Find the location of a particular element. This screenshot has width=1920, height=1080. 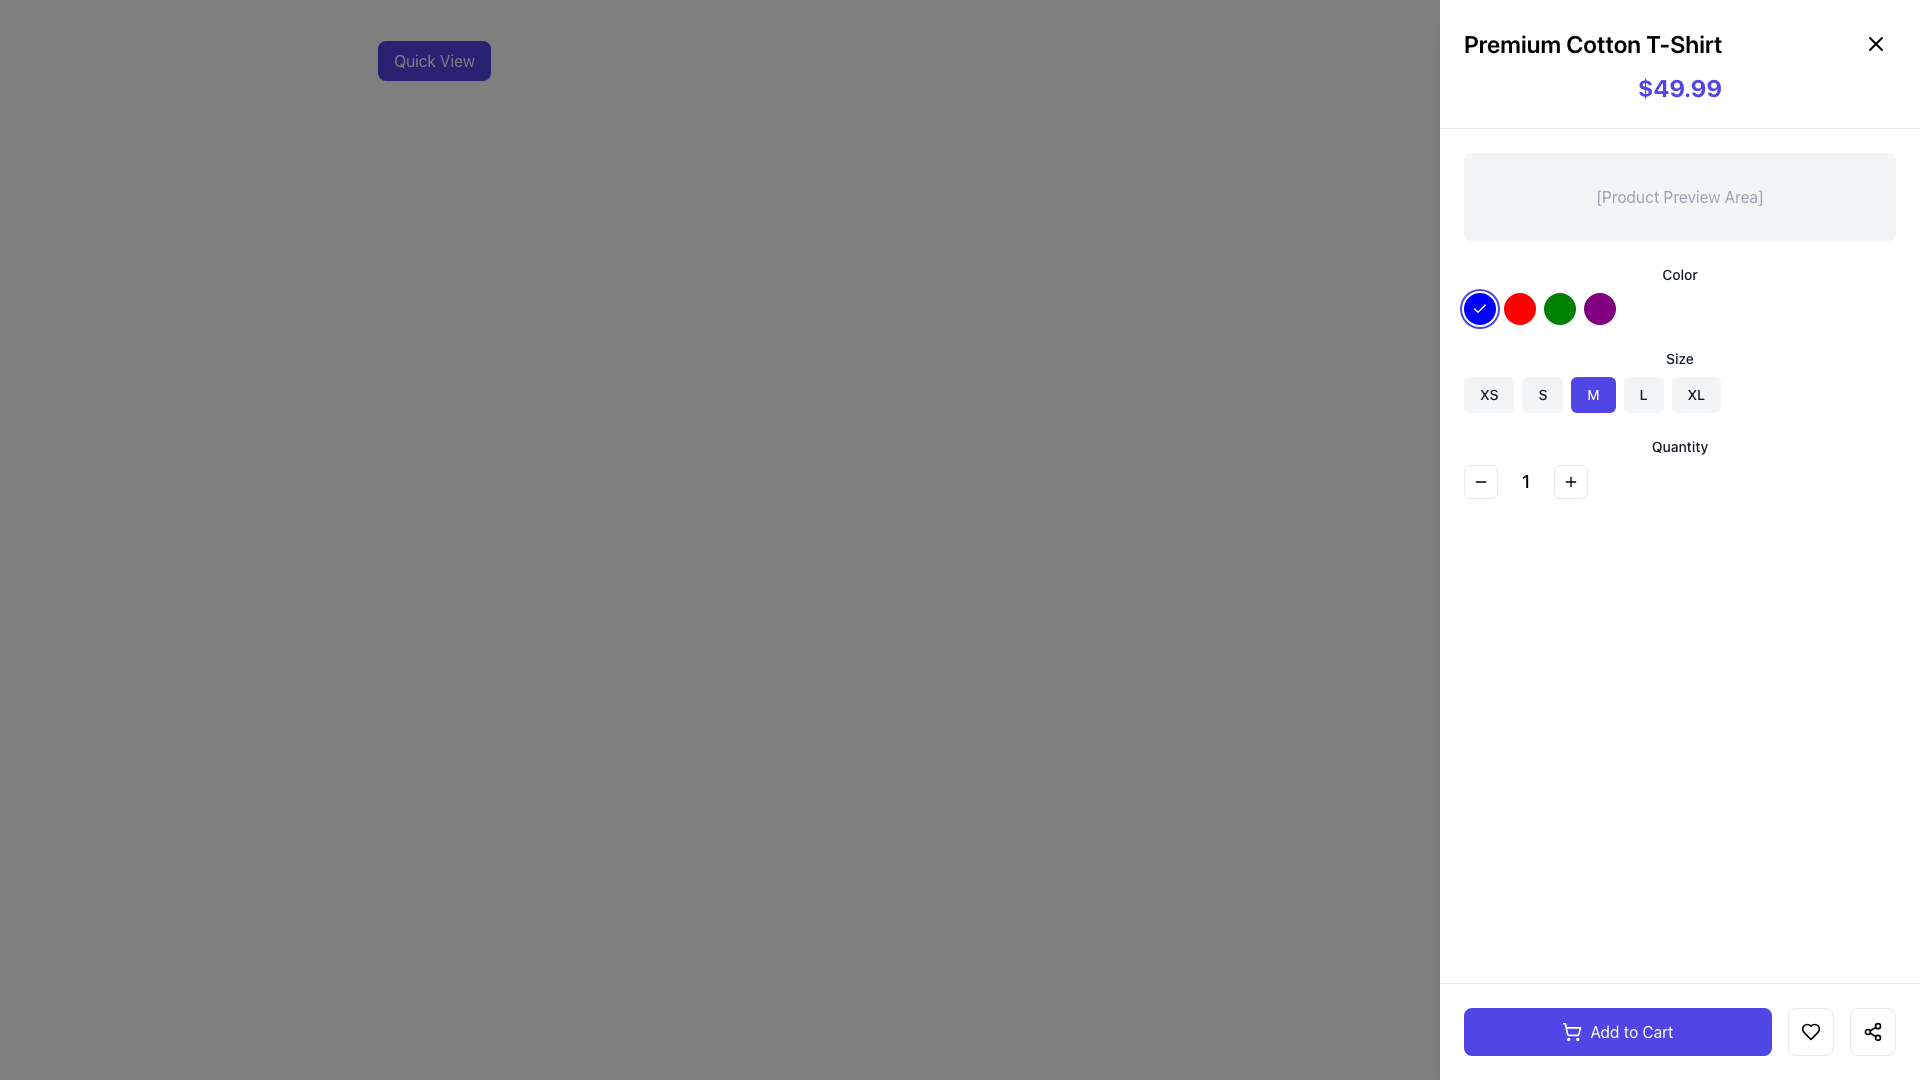

the Minus Icon button located to the left of the quantity selector in the 'Quantity' section to decrease the quantity of the selected item is located at coordinates (1481, 482).